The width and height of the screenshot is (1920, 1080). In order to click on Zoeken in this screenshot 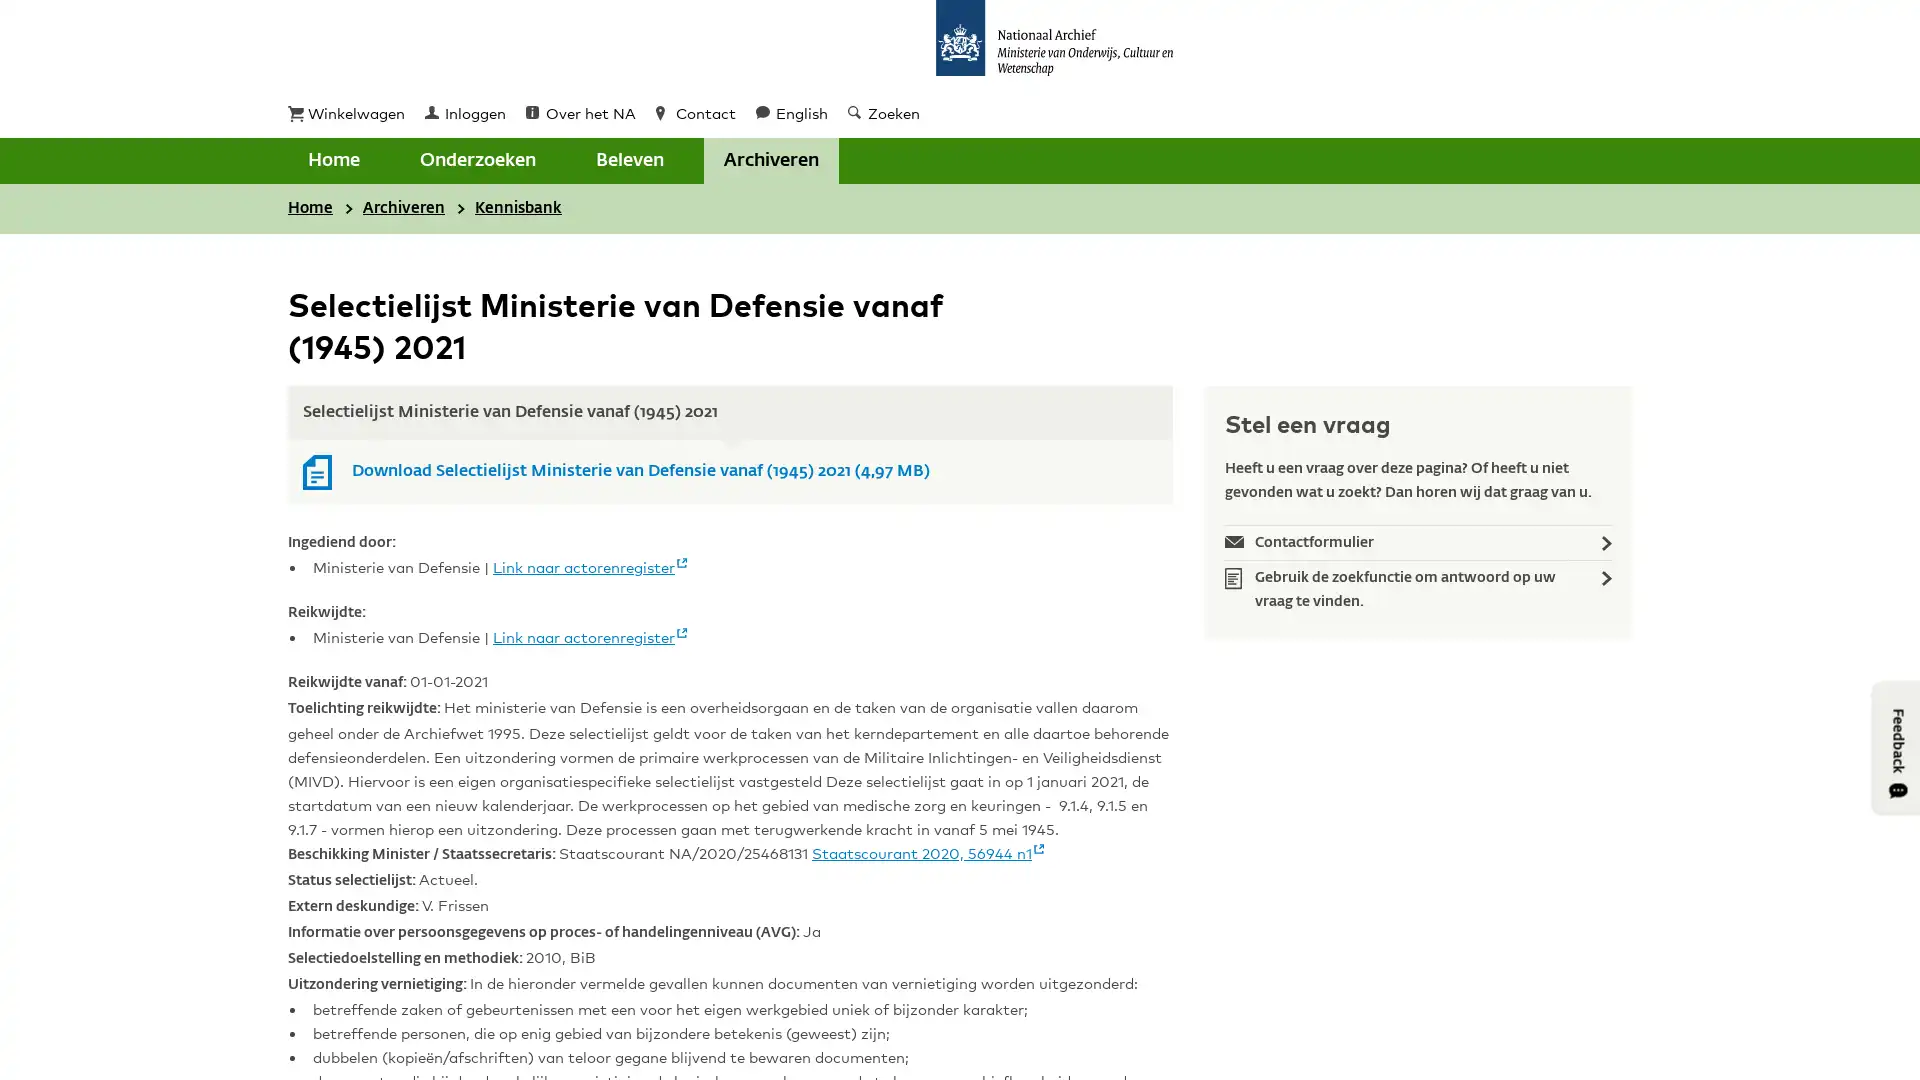, I will do `click(749, 160)`.